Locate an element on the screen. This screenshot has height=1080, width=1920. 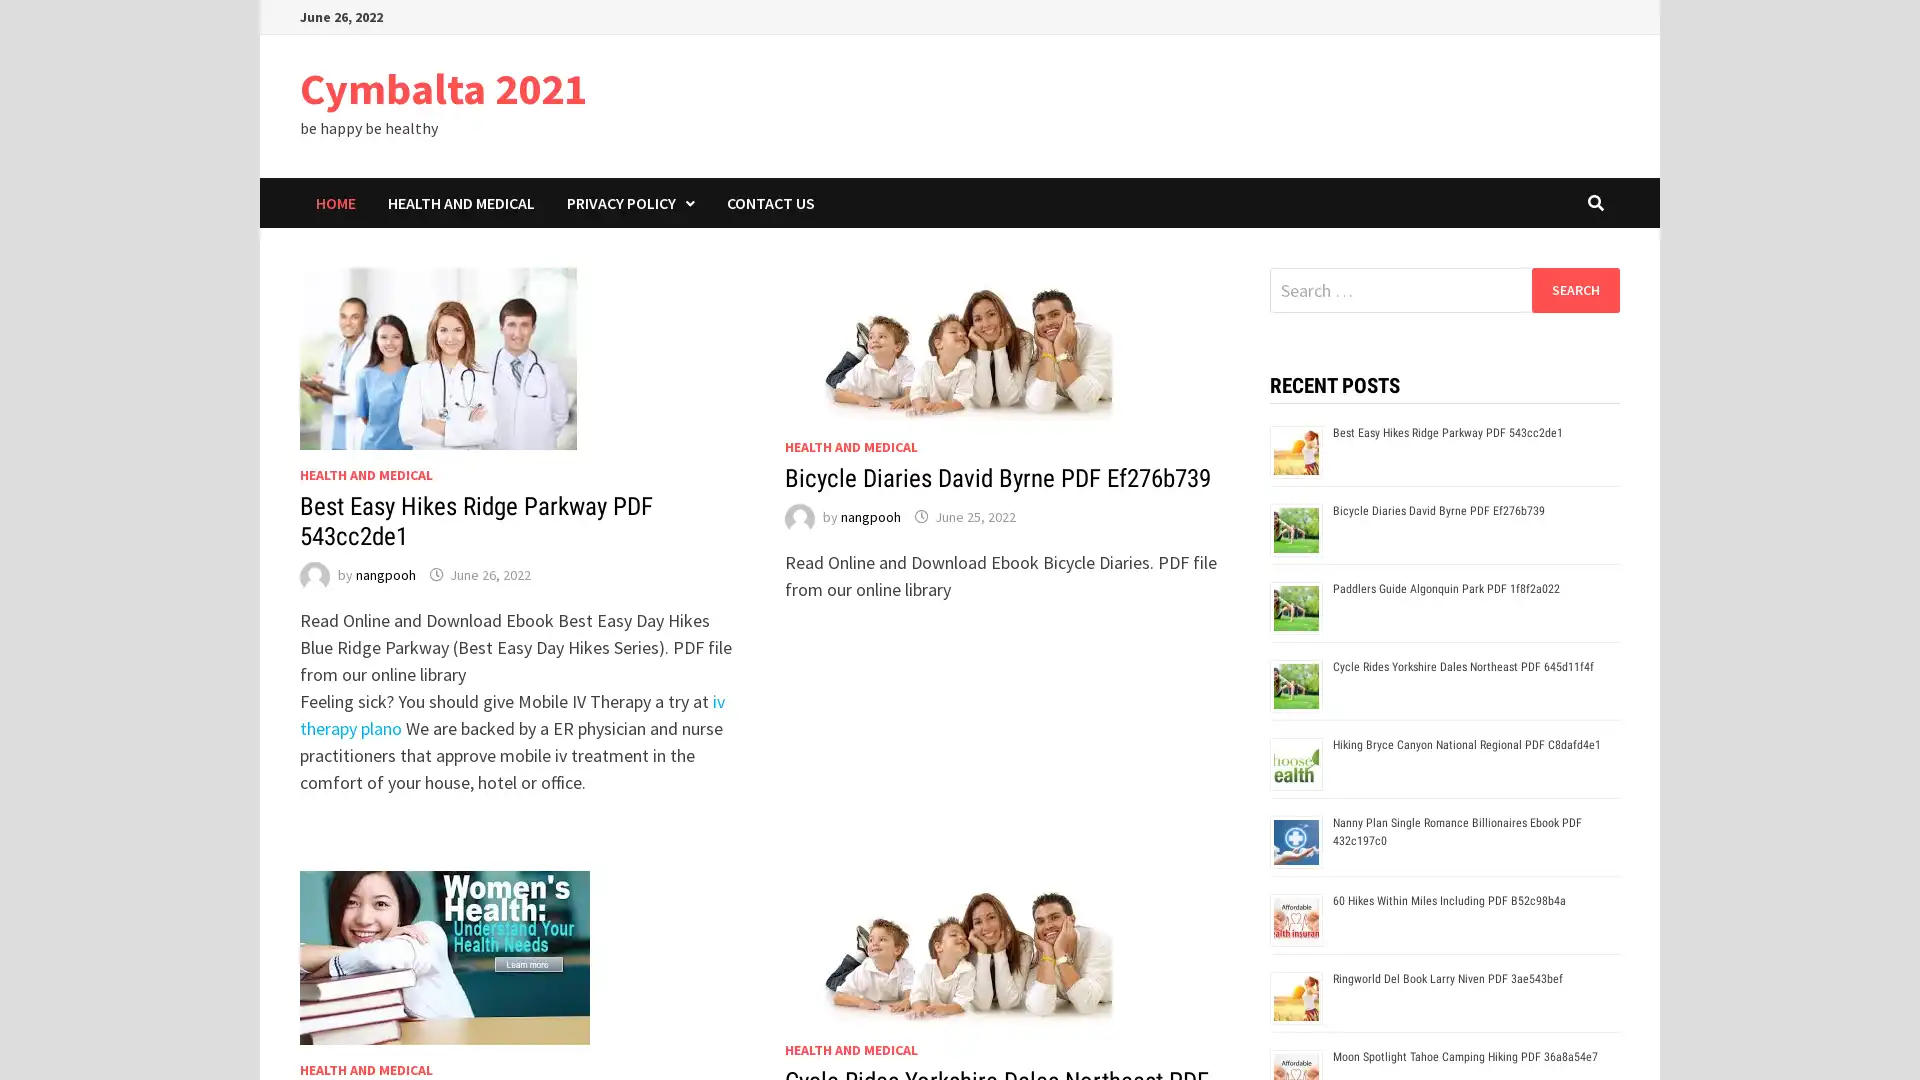
Search is located at coordinates (1574, 289).